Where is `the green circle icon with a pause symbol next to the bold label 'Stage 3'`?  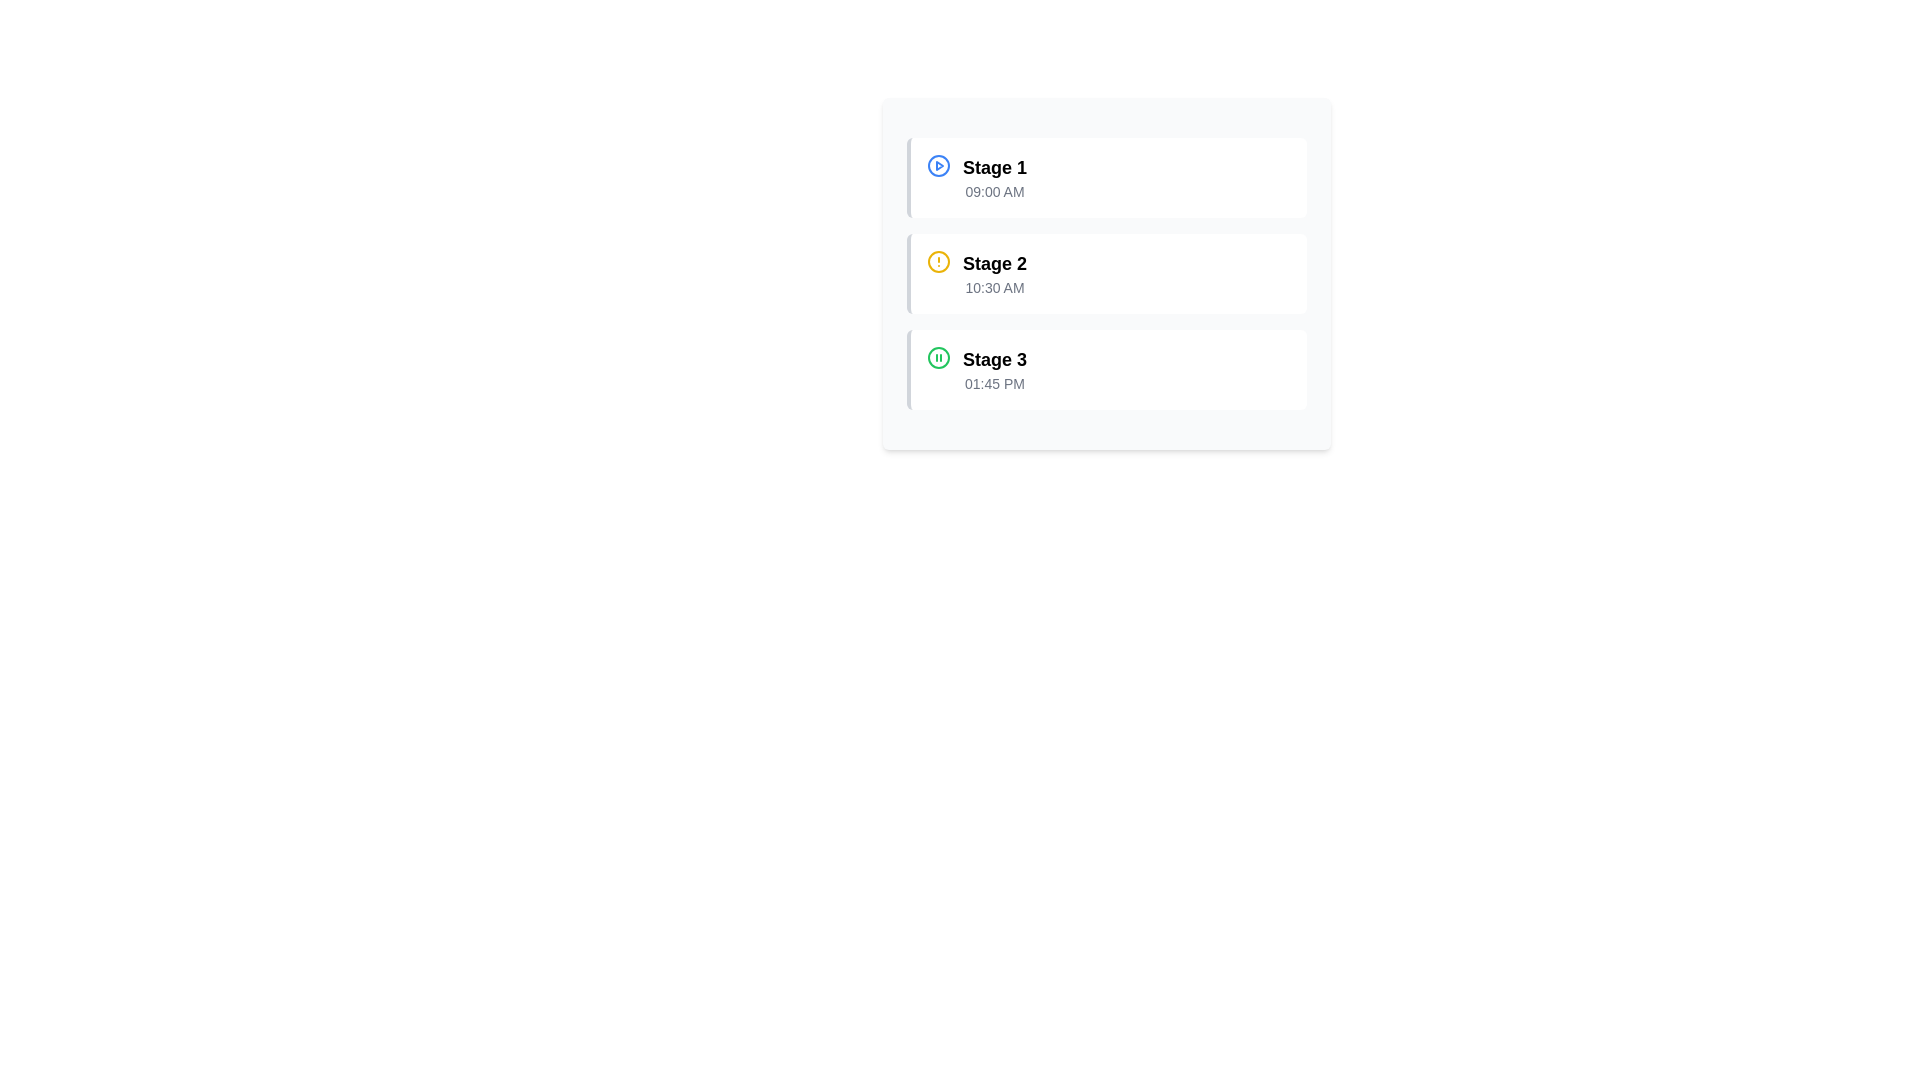 the green circle icon with a pause symbol next to the bold label 'Stage 3' is located at coordinates (977, 370).